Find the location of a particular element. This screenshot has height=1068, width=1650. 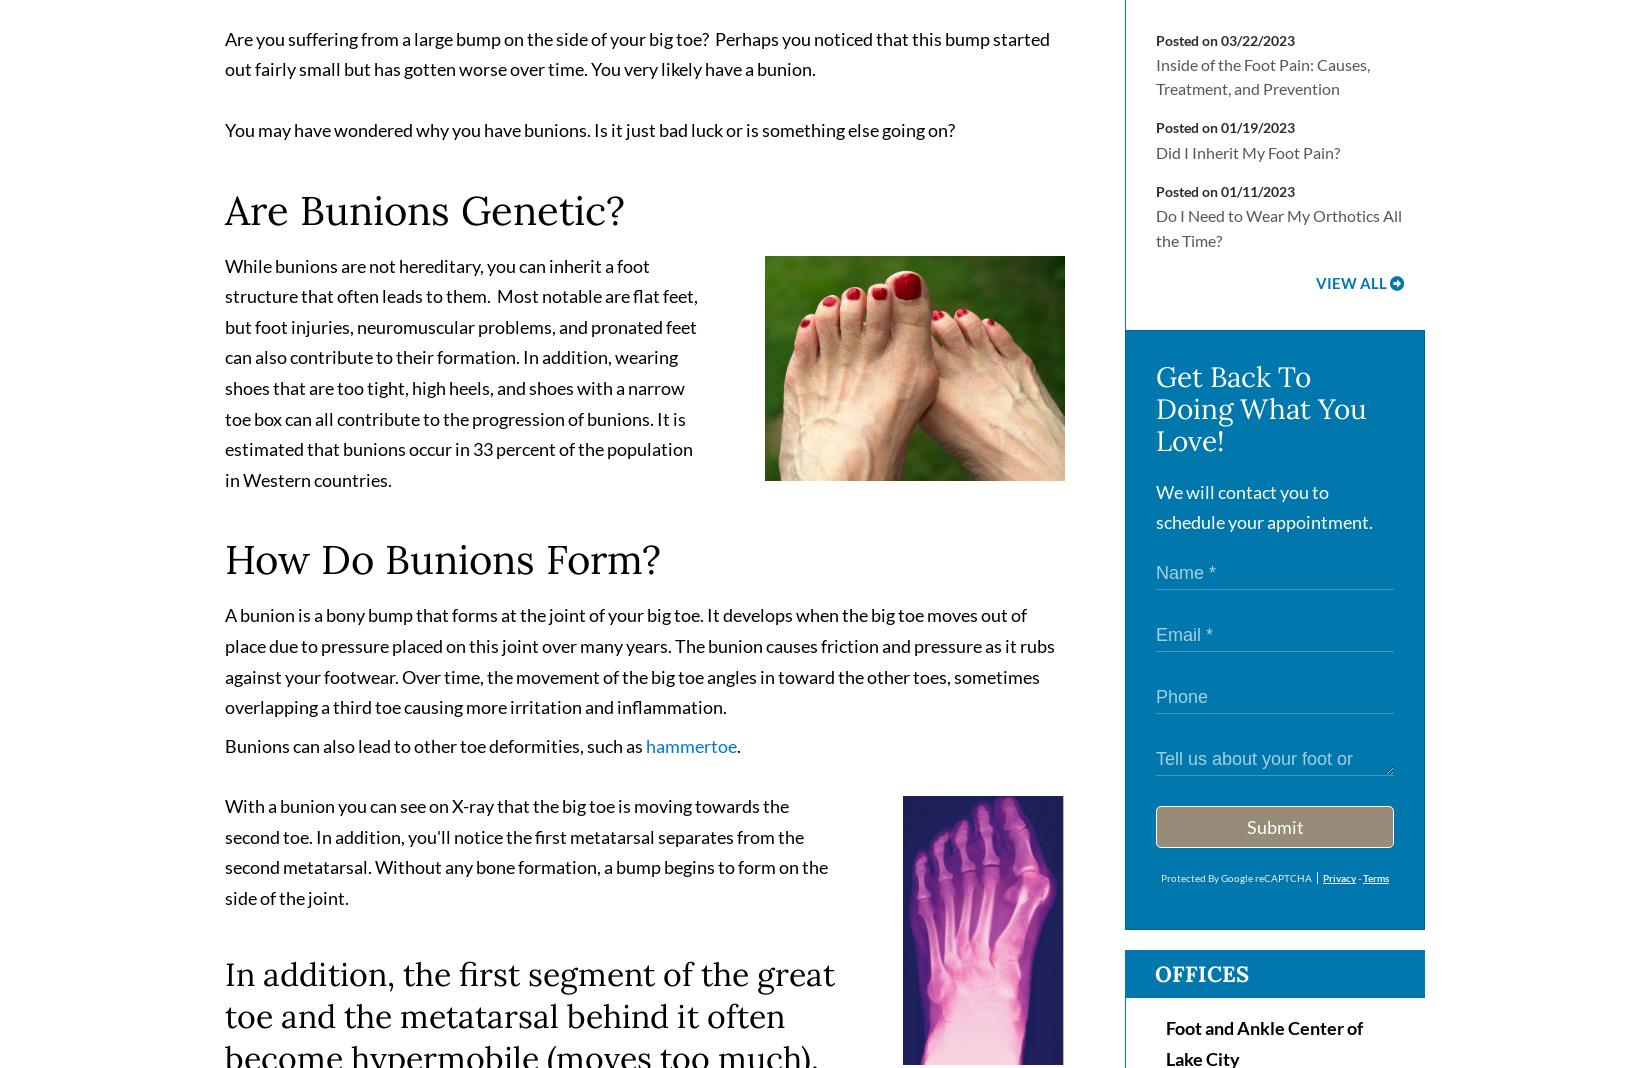

'Posted on 01/11/2023' is located at coordinates (1225, 200).